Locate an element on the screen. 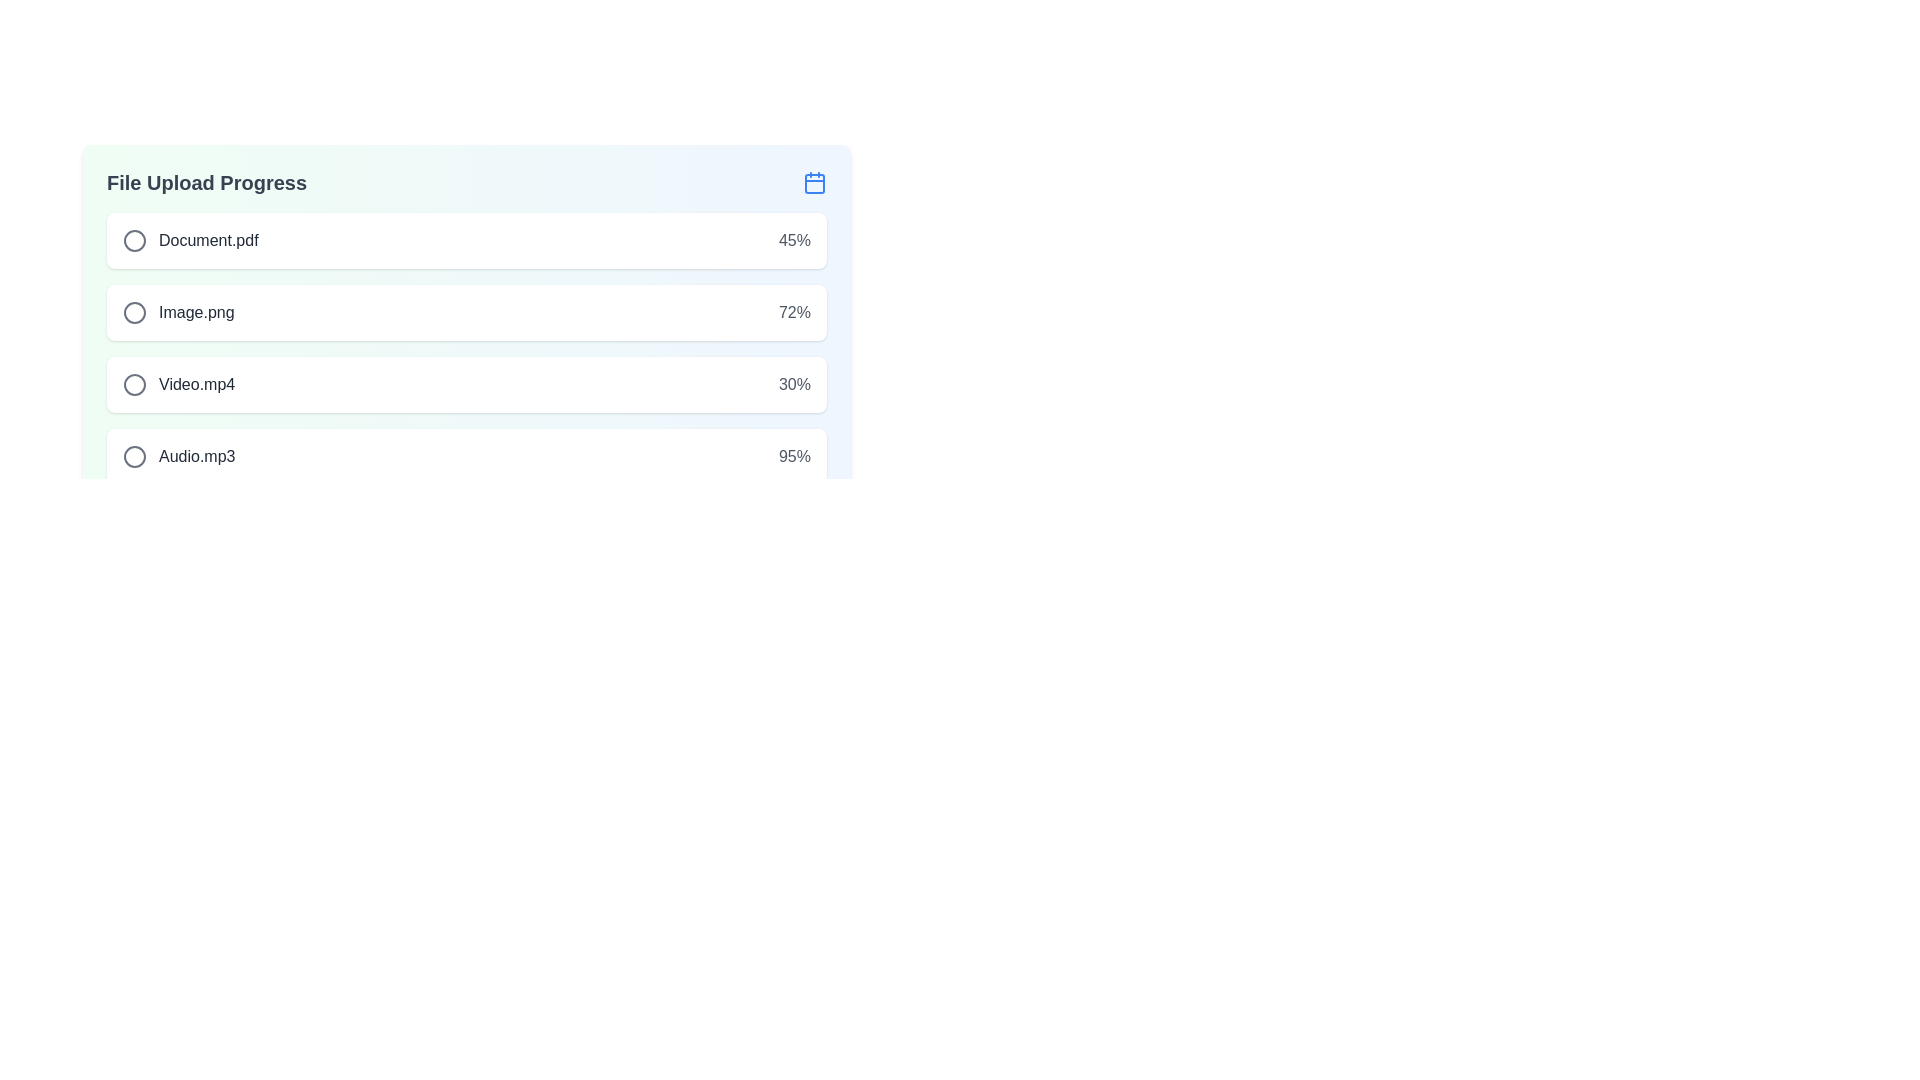 This screenshot has width=1920, height=1080. the rounded rectangle element within the blue SVG calendar icon located in the top-right corner of the interface is located at coordinates (815, 184).